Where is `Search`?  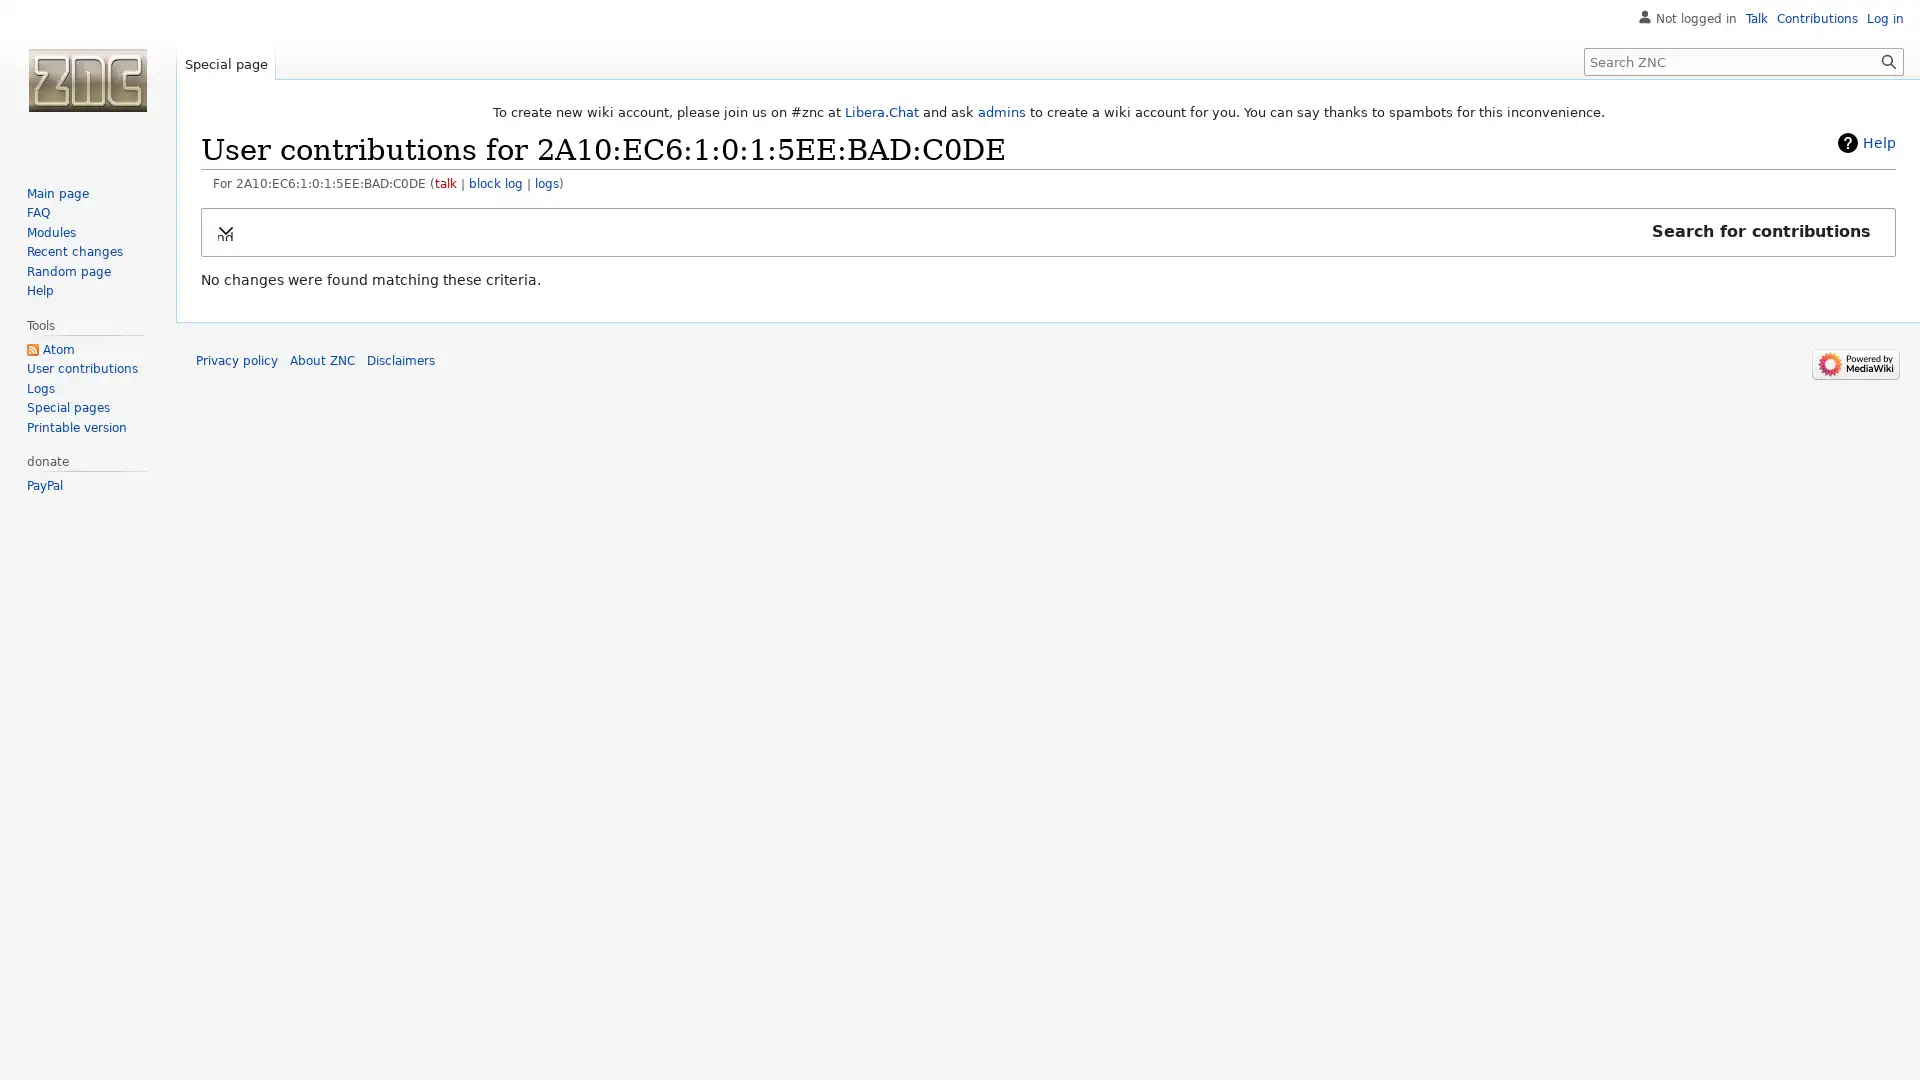 Search is located at coordinates (1888, 60).